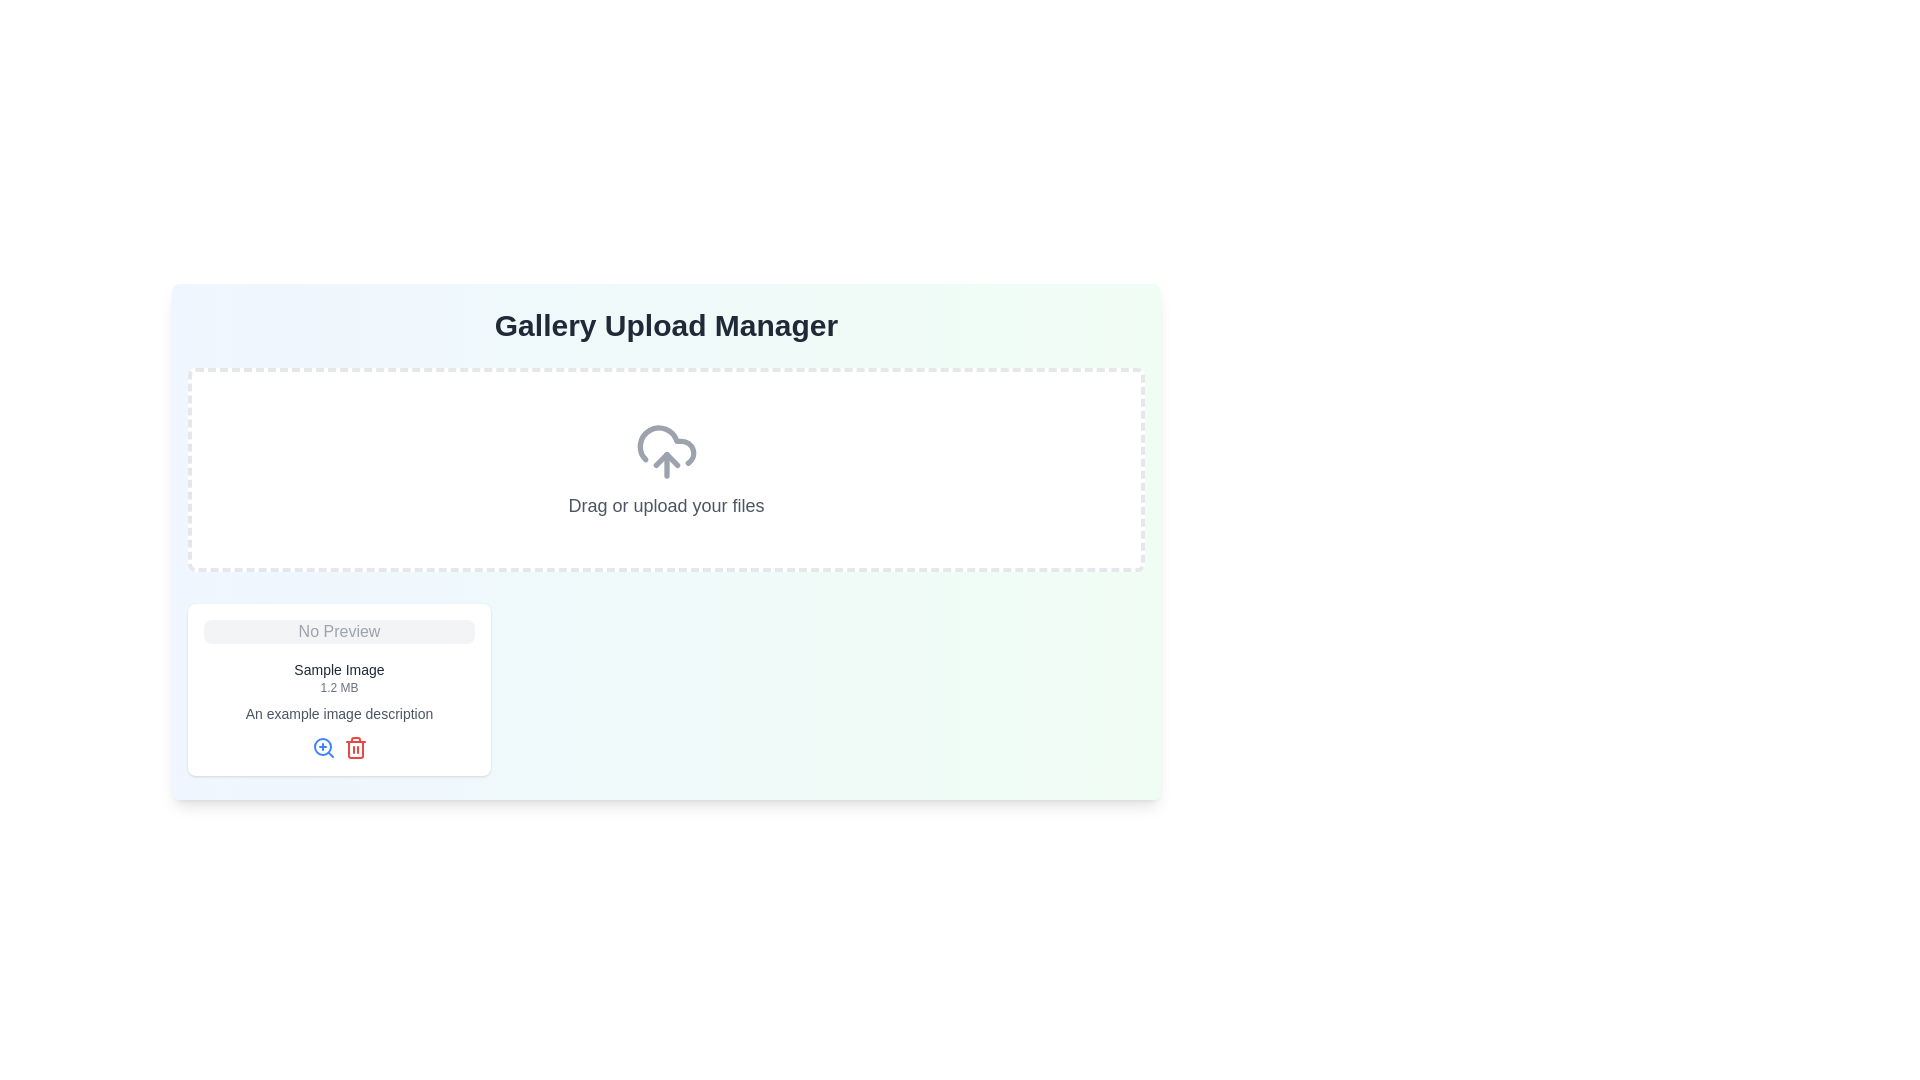 The image size is (1920, 1080). Describe the element at coordinates (339, 670) in the screenshot. I see `the text label displaying 'Sample Image', which is styled in dark gray and located in the center area of a rectangular panel, positioned below the 'No Preview' banner` at that location.